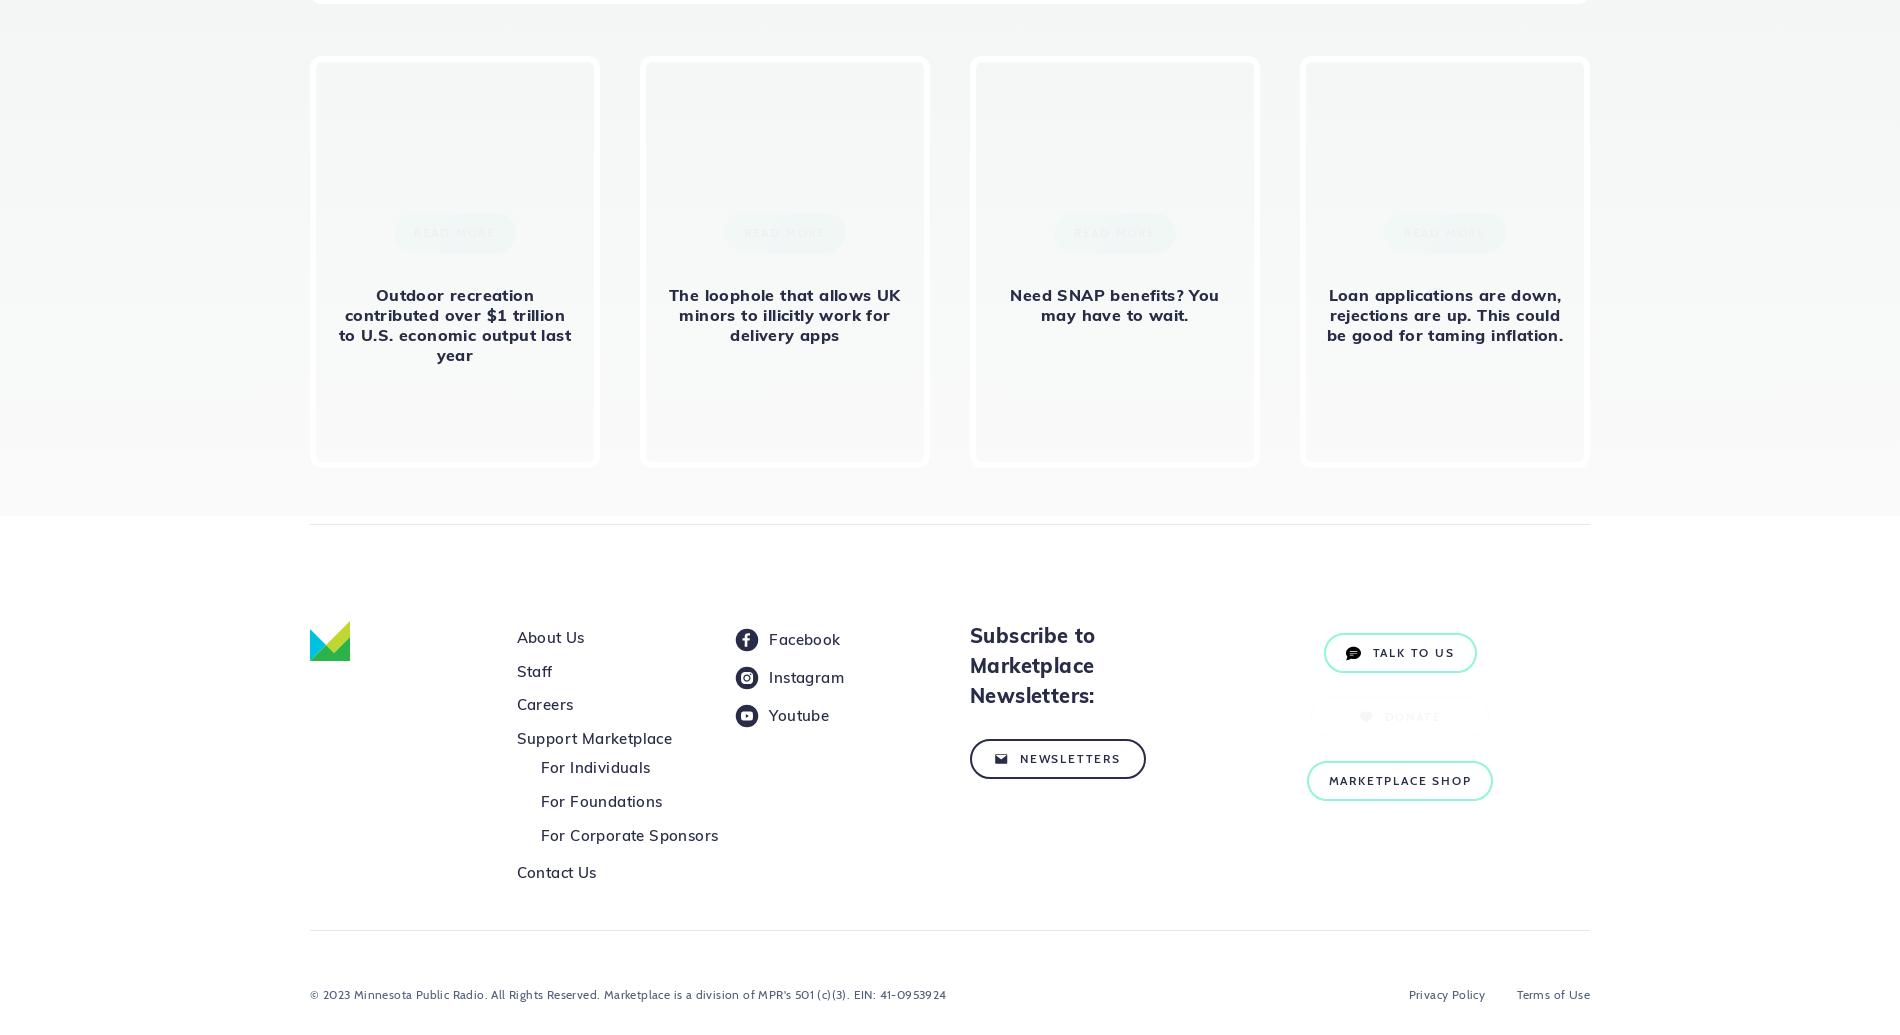 The width and height of the screenshot is (1900, 1035). I want to click on 'About Us', so click(550, 636).